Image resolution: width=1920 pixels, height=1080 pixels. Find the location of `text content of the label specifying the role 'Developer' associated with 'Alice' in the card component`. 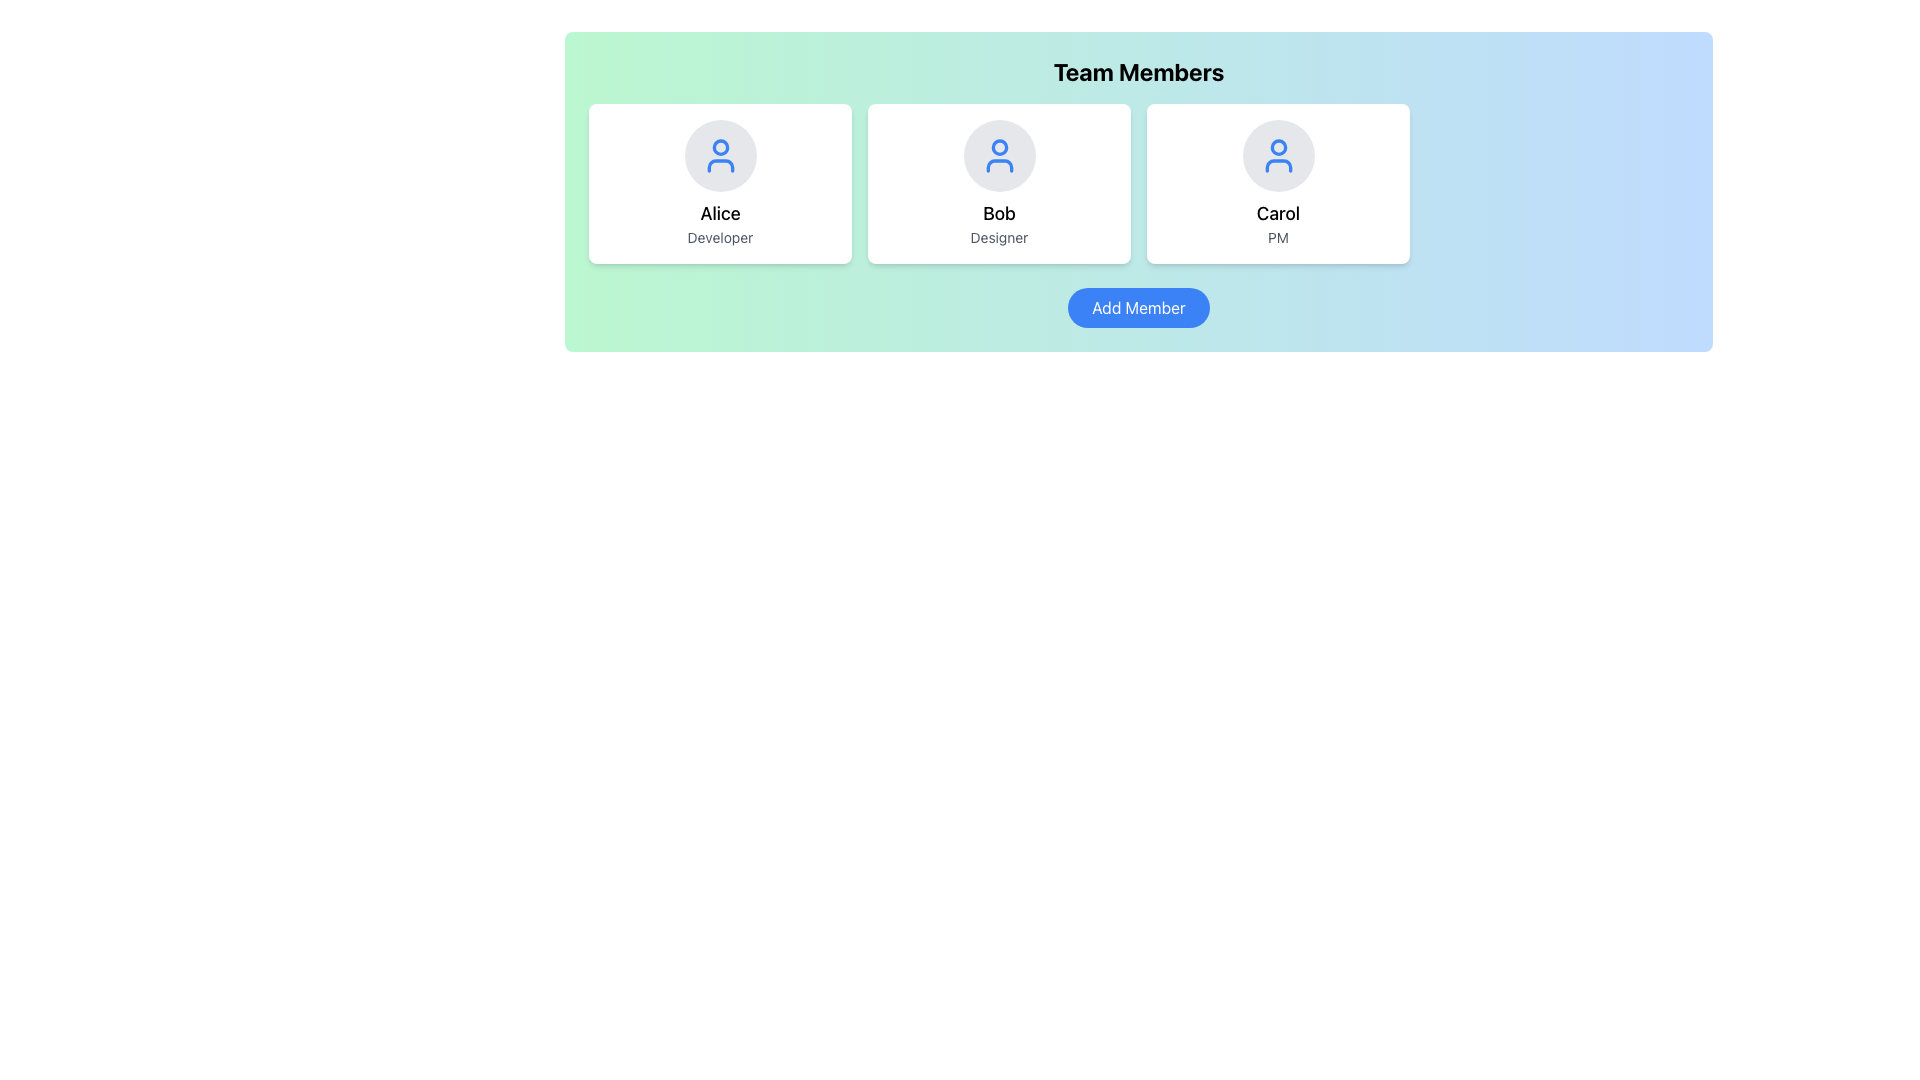

text content of the label specifying the role 'Developer' associated with 'Alice' in the card component is located at coordinates (720, 237).